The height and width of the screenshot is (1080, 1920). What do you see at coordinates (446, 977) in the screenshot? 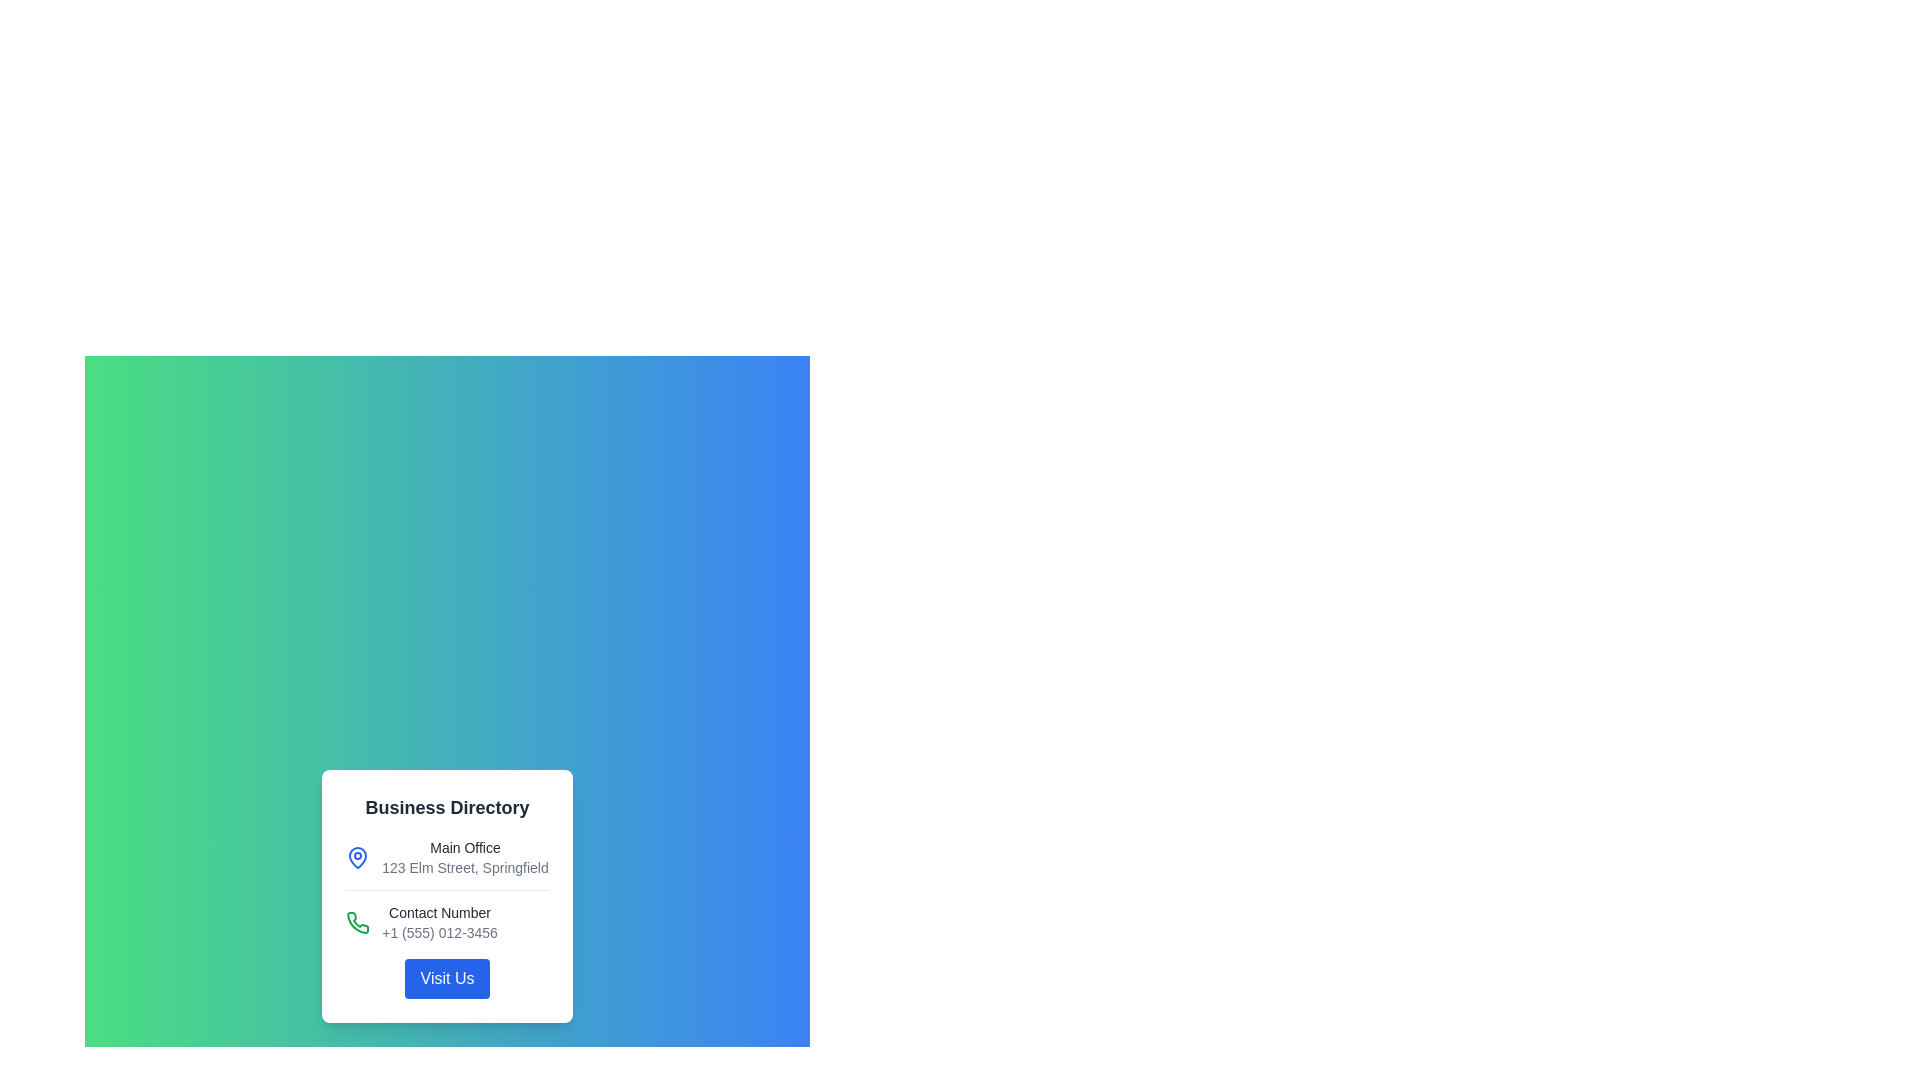
I see `the blue button labeled 'Visit Us' located at the center-bottom of the card layout` at bounding box center [446, 977].